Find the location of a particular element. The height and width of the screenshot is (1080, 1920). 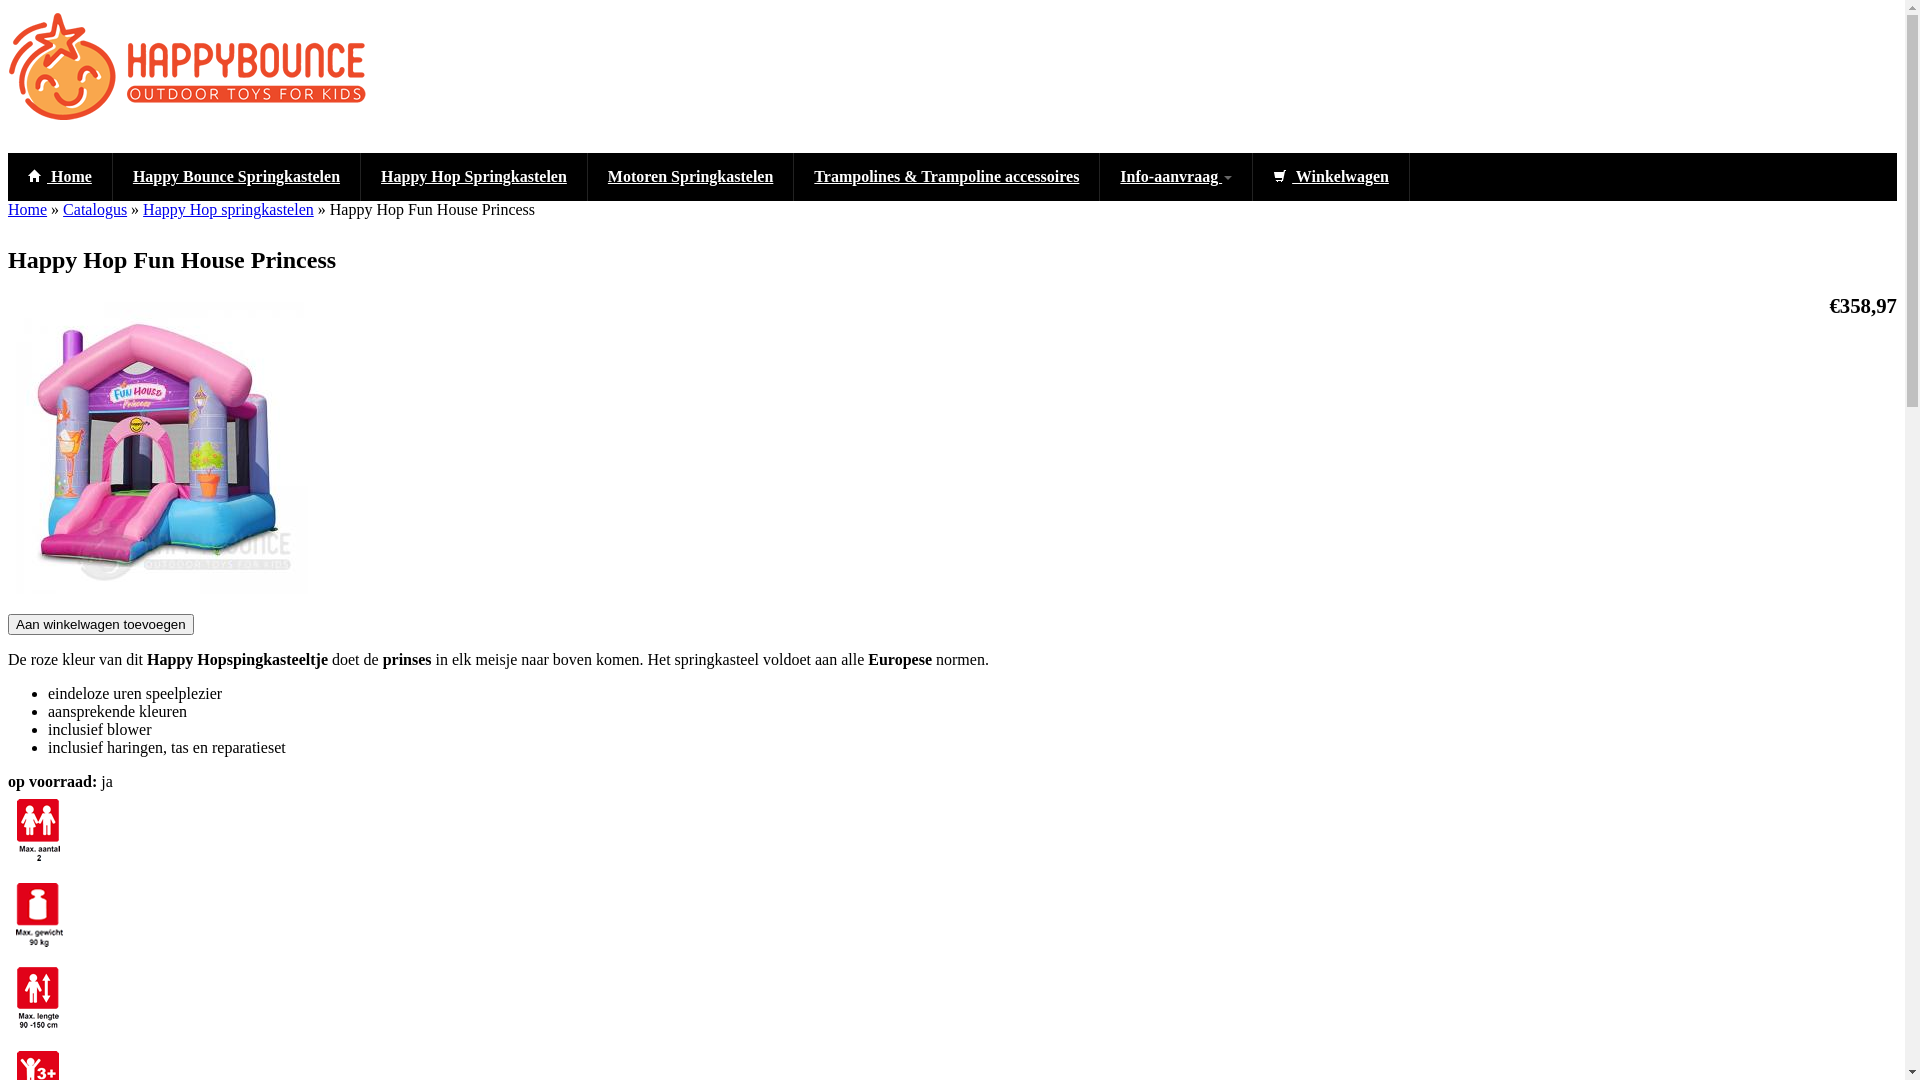

'Trampolines & Trampoline accessoires' is located at coordinates (945, 176).